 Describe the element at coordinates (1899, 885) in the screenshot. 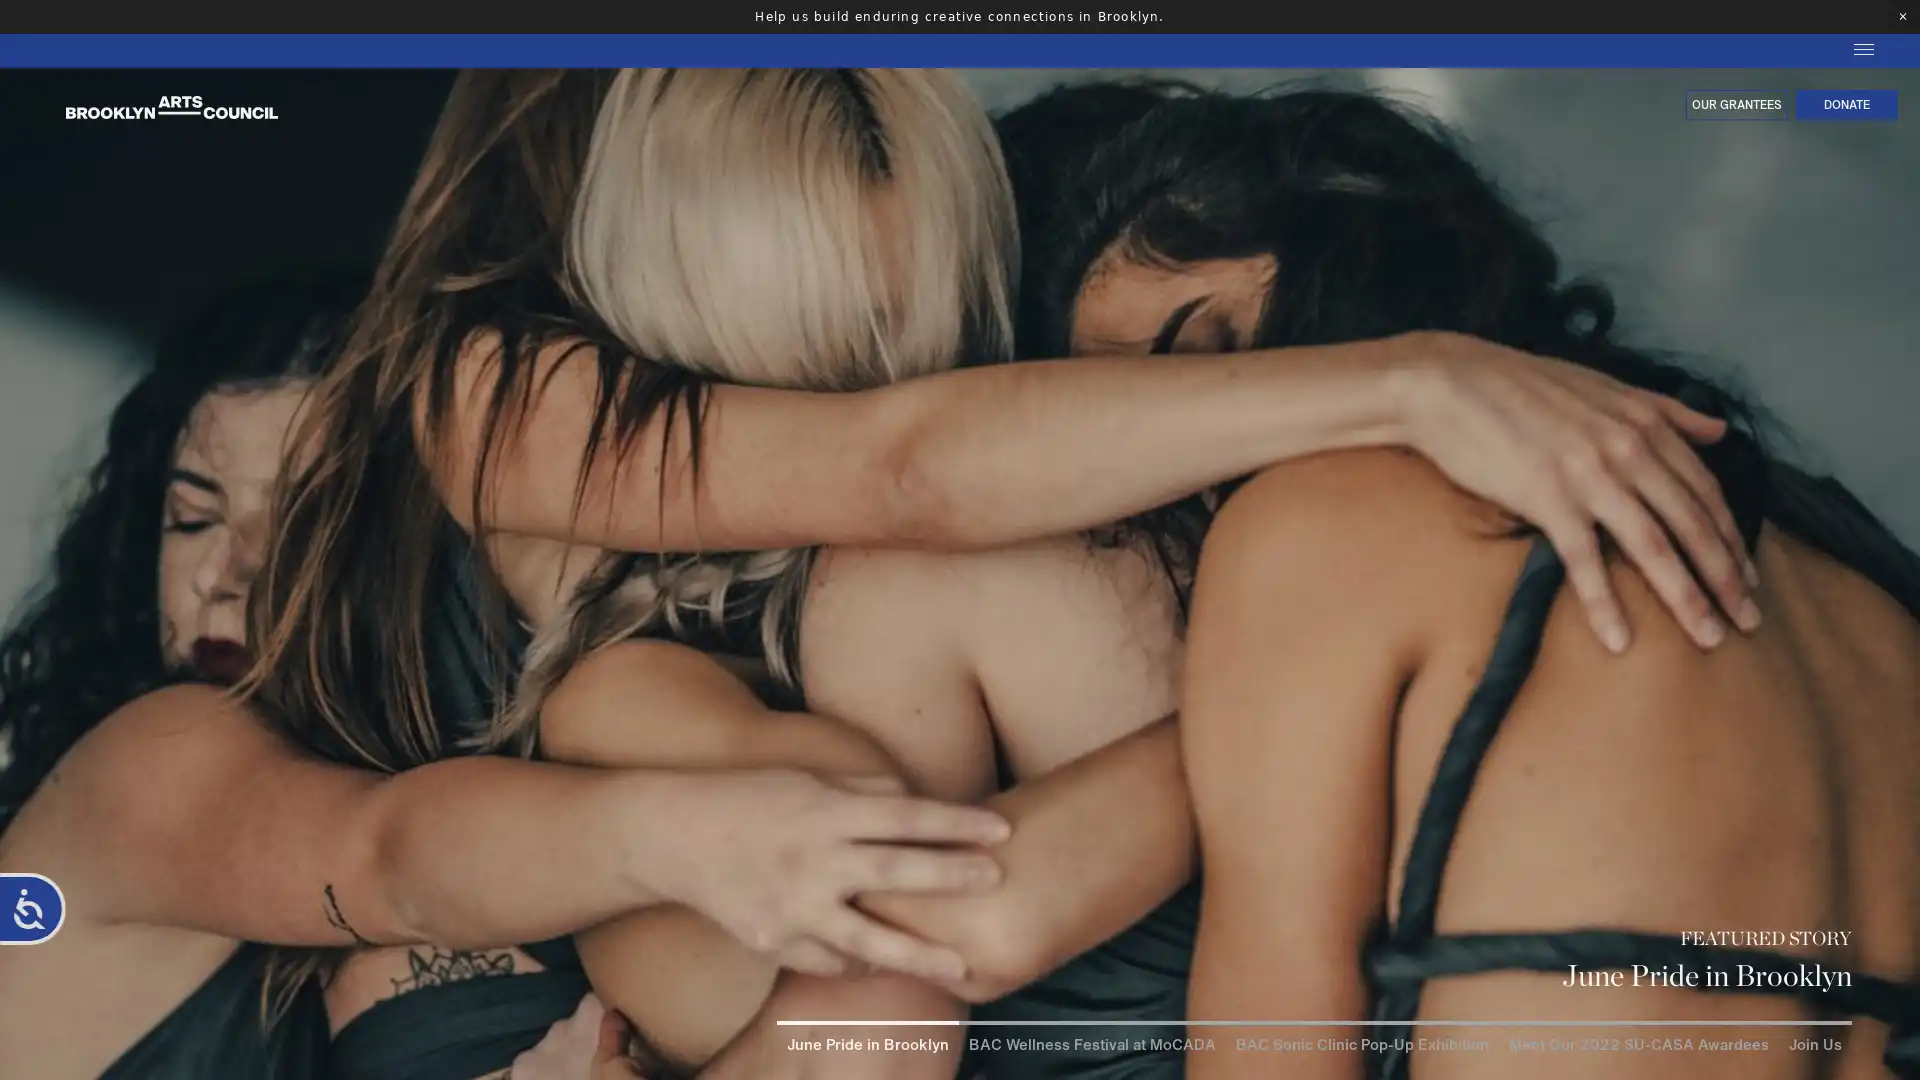

I see `Close` at that location.